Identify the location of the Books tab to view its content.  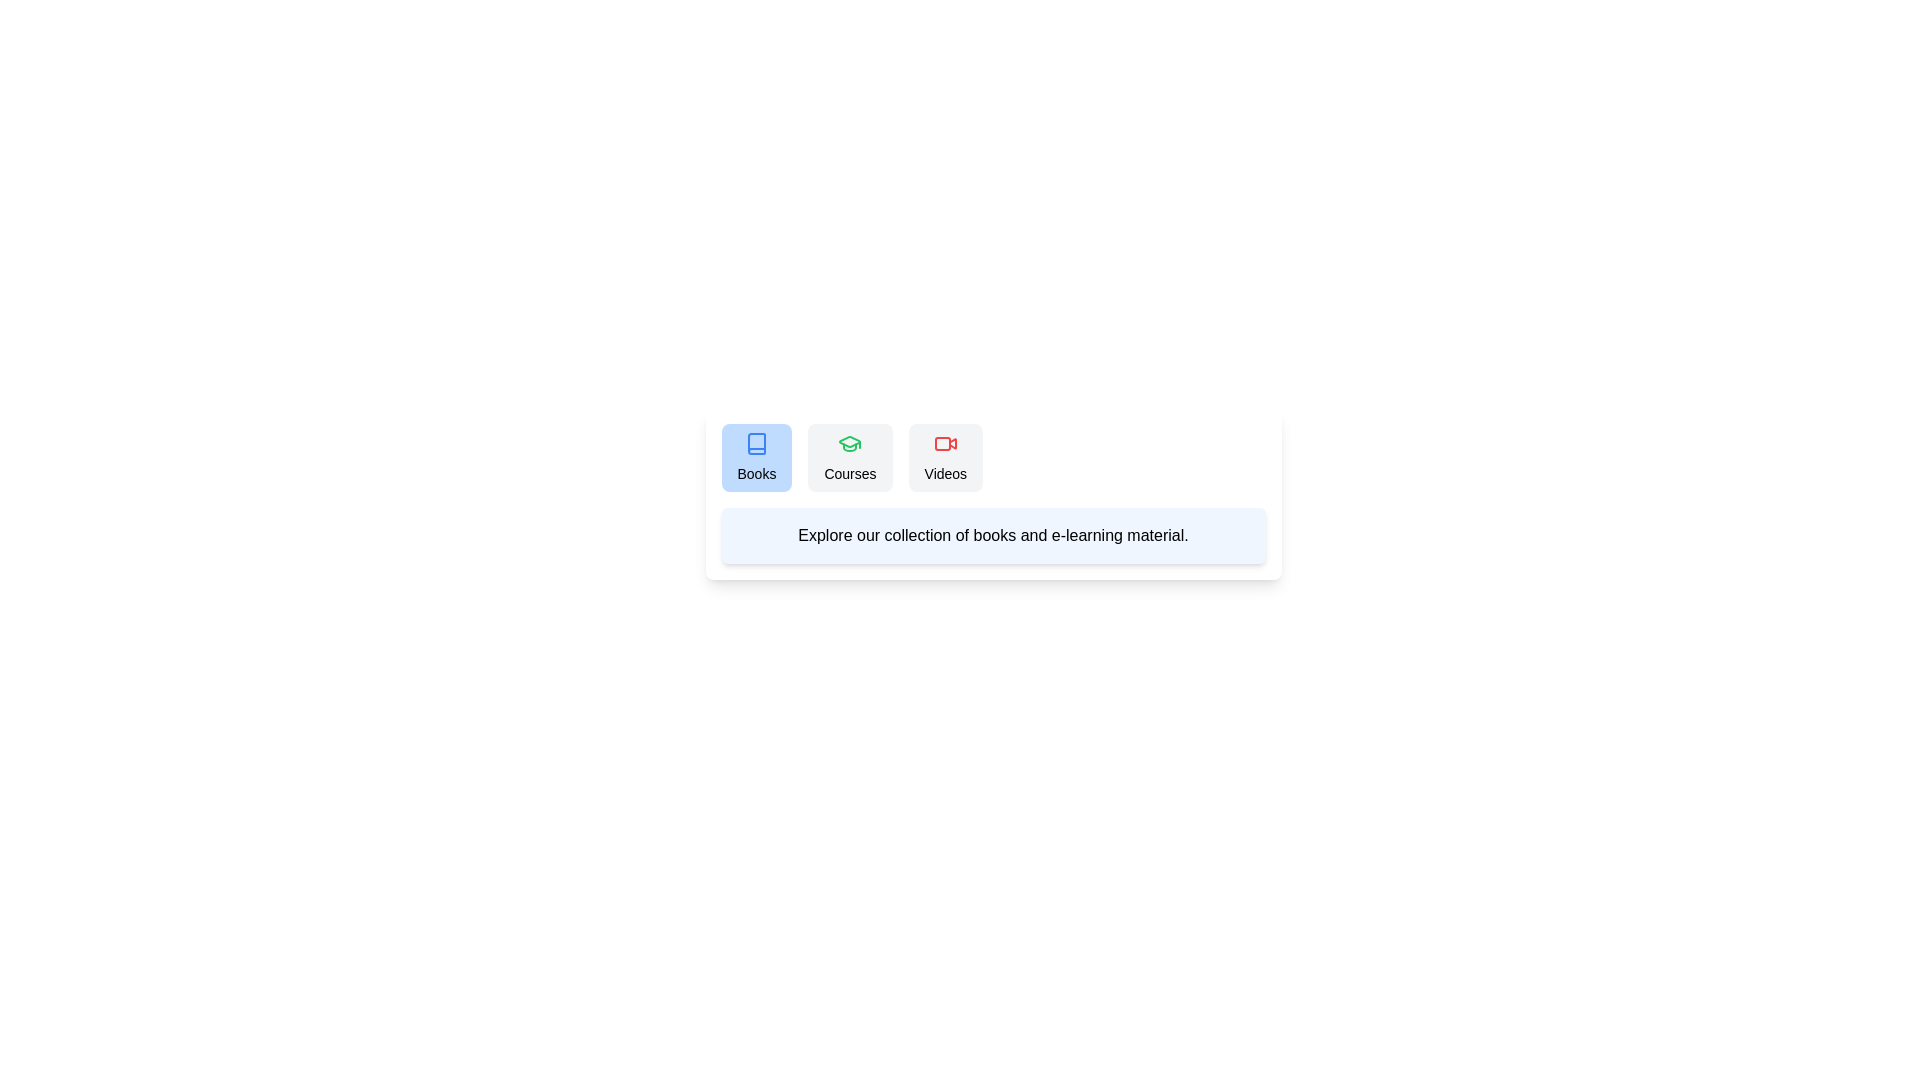
(756, 458).